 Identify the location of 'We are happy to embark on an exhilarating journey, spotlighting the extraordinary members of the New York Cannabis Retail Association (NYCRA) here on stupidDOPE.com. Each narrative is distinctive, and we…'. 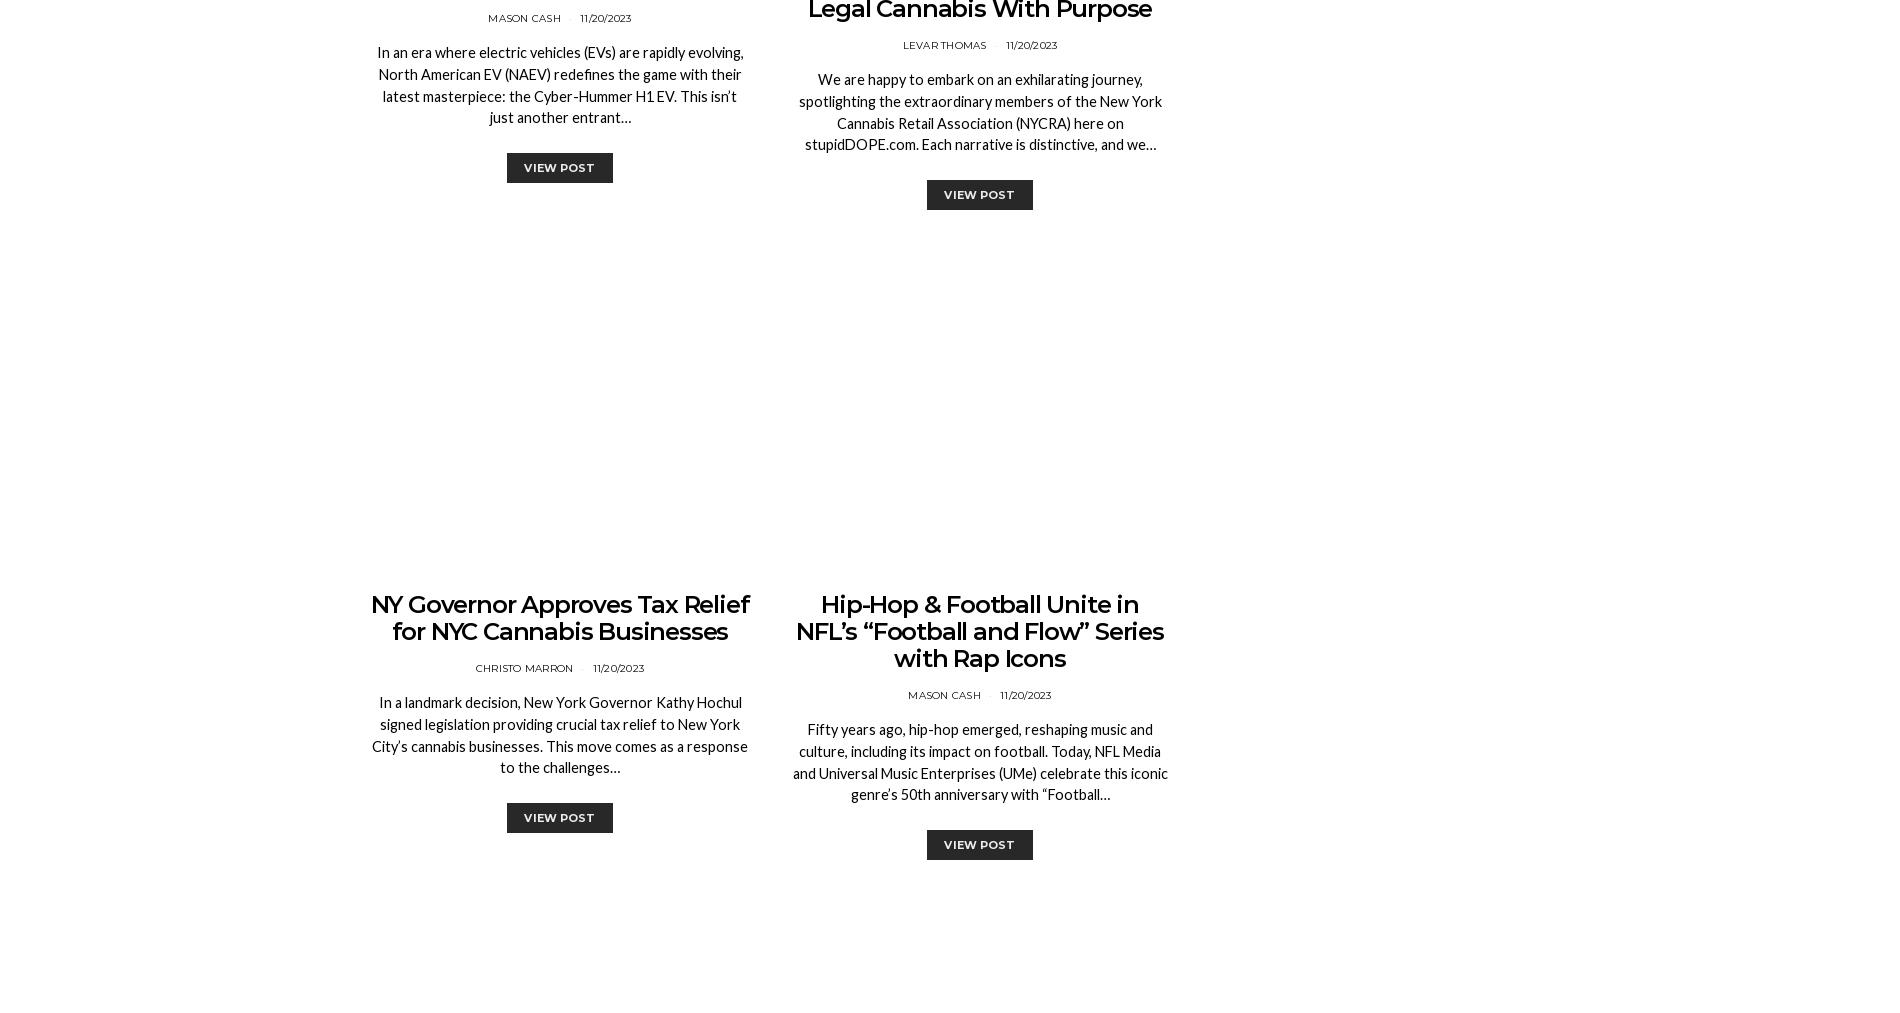
(979, 112).